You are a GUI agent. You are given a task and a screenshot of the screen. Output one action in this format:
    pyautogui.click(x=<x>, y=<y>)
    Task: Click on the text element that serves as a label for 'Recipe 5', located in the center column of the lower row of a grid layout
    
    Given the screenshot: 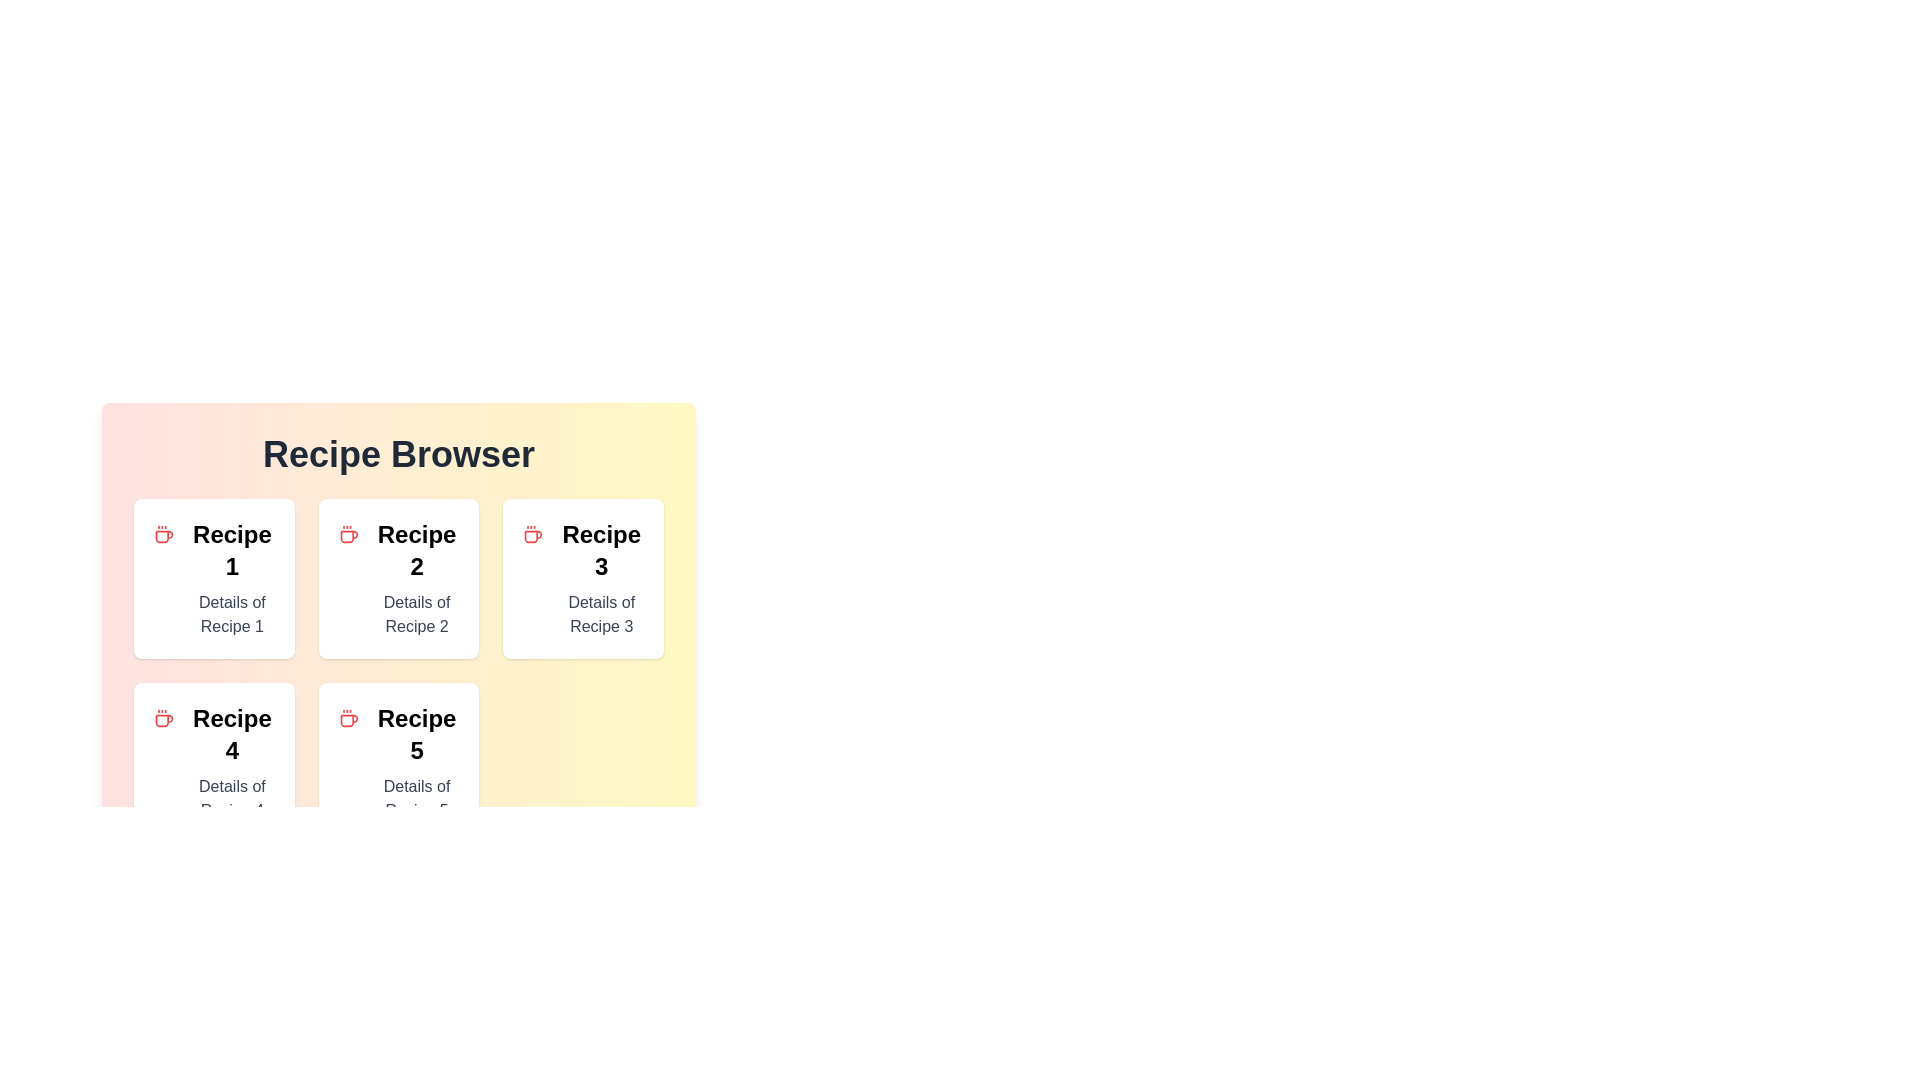 What is the action you would take?
    pyautogui.click(x=416, y=763)
    